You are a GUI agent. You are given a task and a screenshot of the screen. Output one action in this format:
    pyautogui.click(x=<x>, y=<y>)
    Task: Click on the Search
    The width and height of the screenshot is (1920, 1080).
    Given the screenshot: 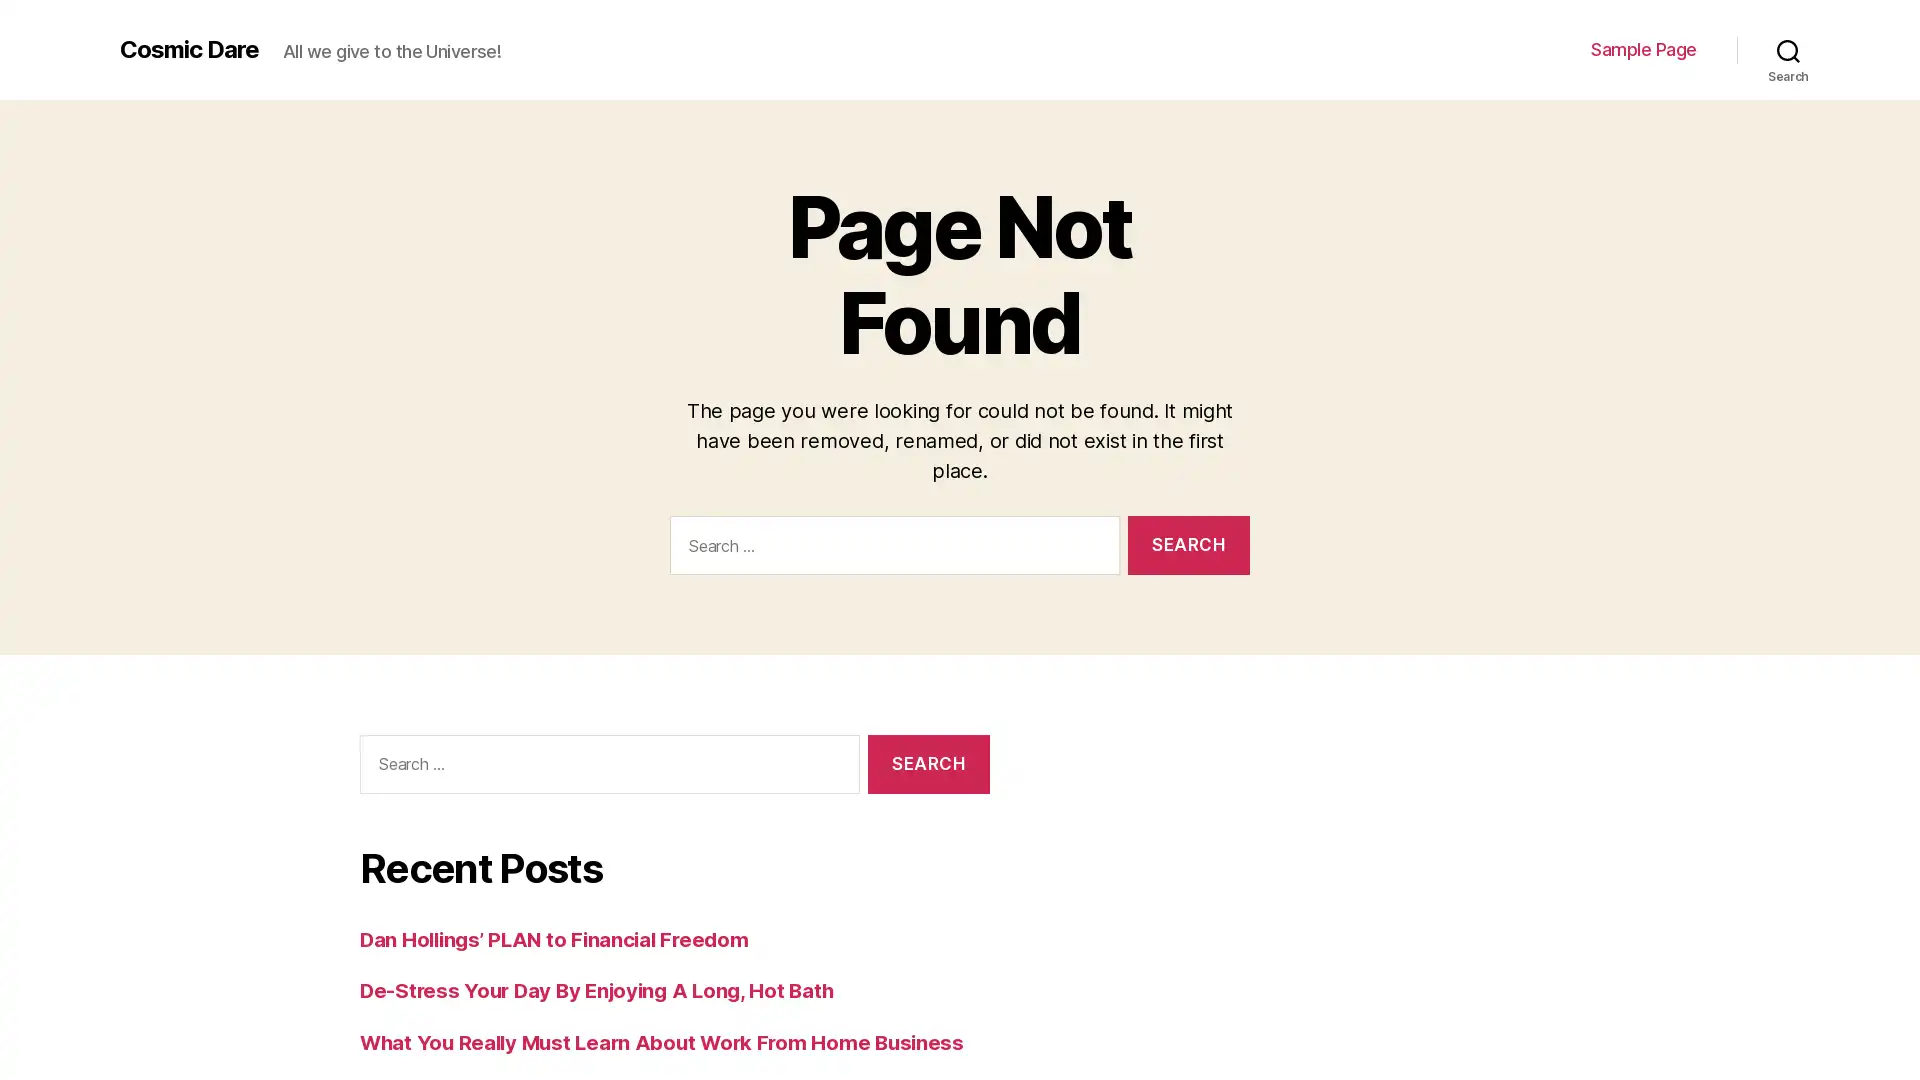 What is the action you would take?
    pyautogui.click(x=1188, y=544)
    